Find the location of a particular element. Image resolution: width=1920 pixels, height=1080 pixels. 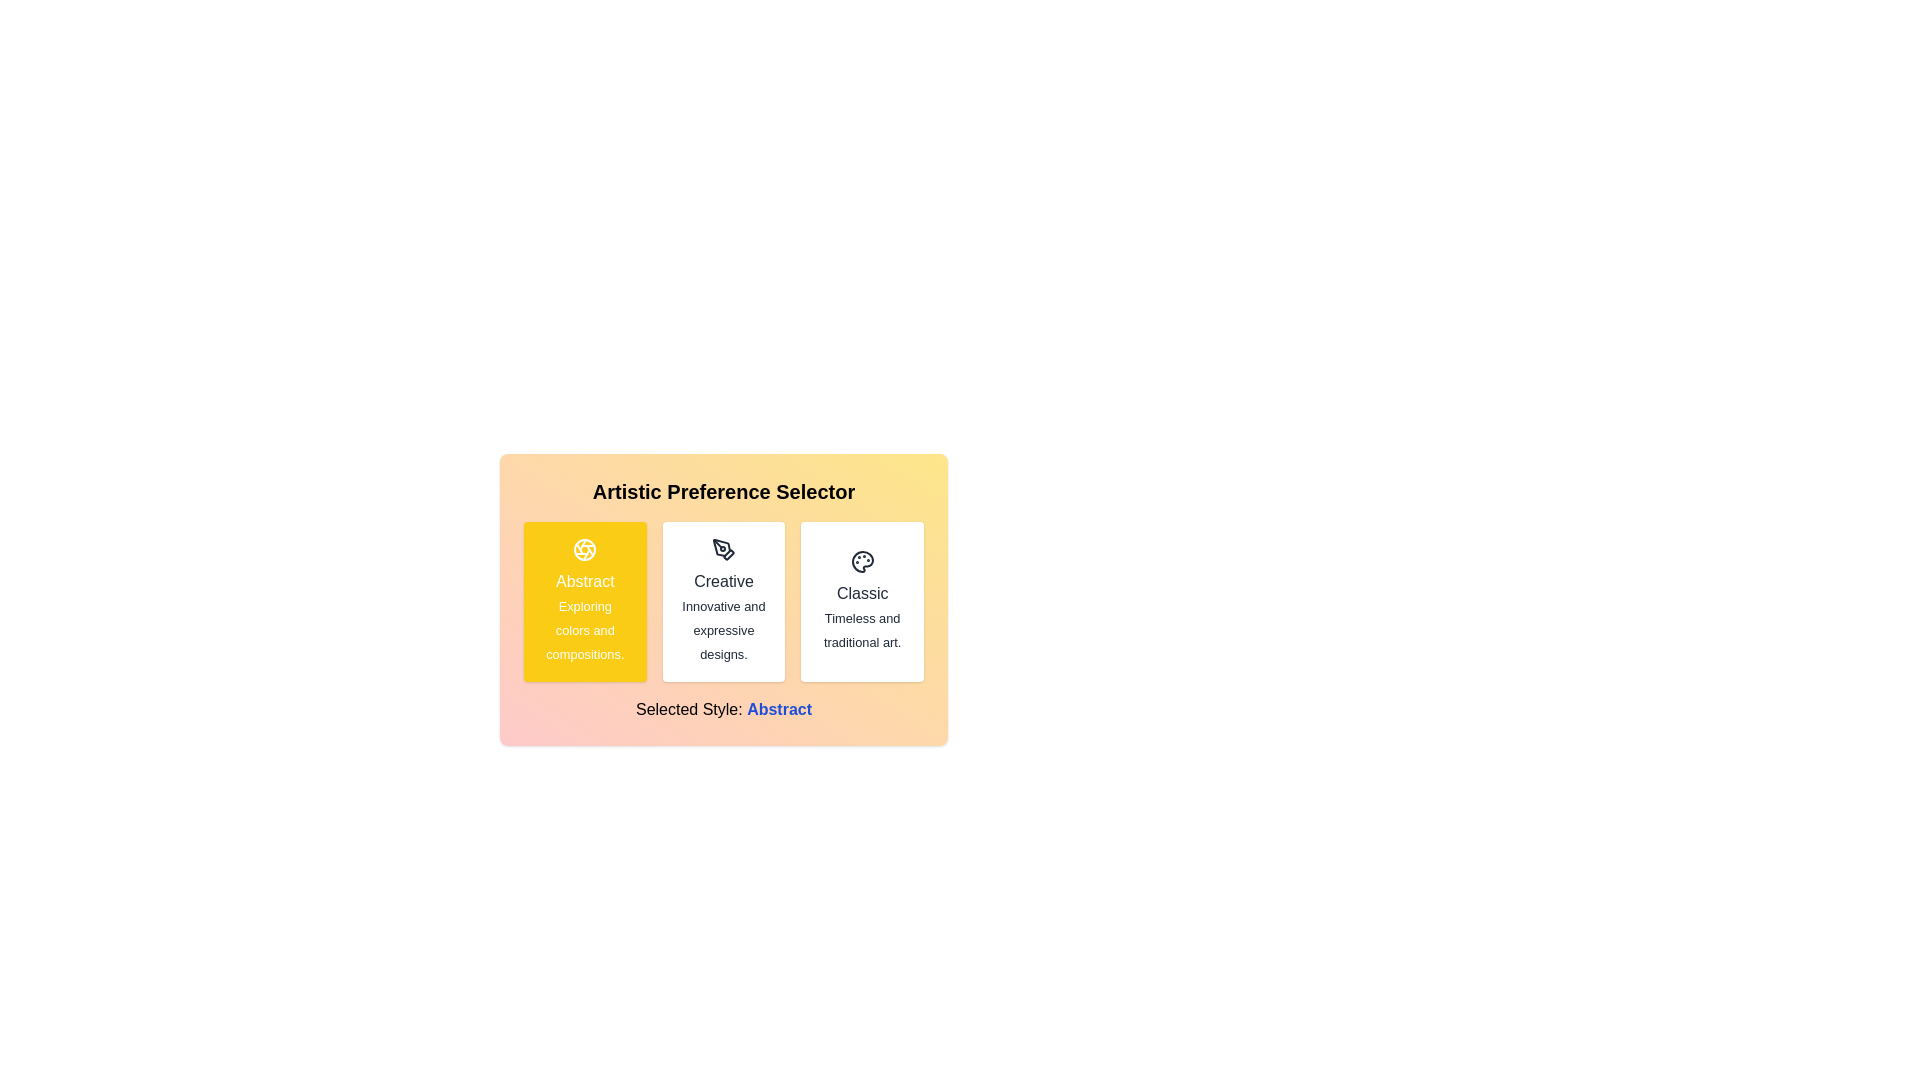

the icon for the artistic style Creative is located at coordinates (723, 550).